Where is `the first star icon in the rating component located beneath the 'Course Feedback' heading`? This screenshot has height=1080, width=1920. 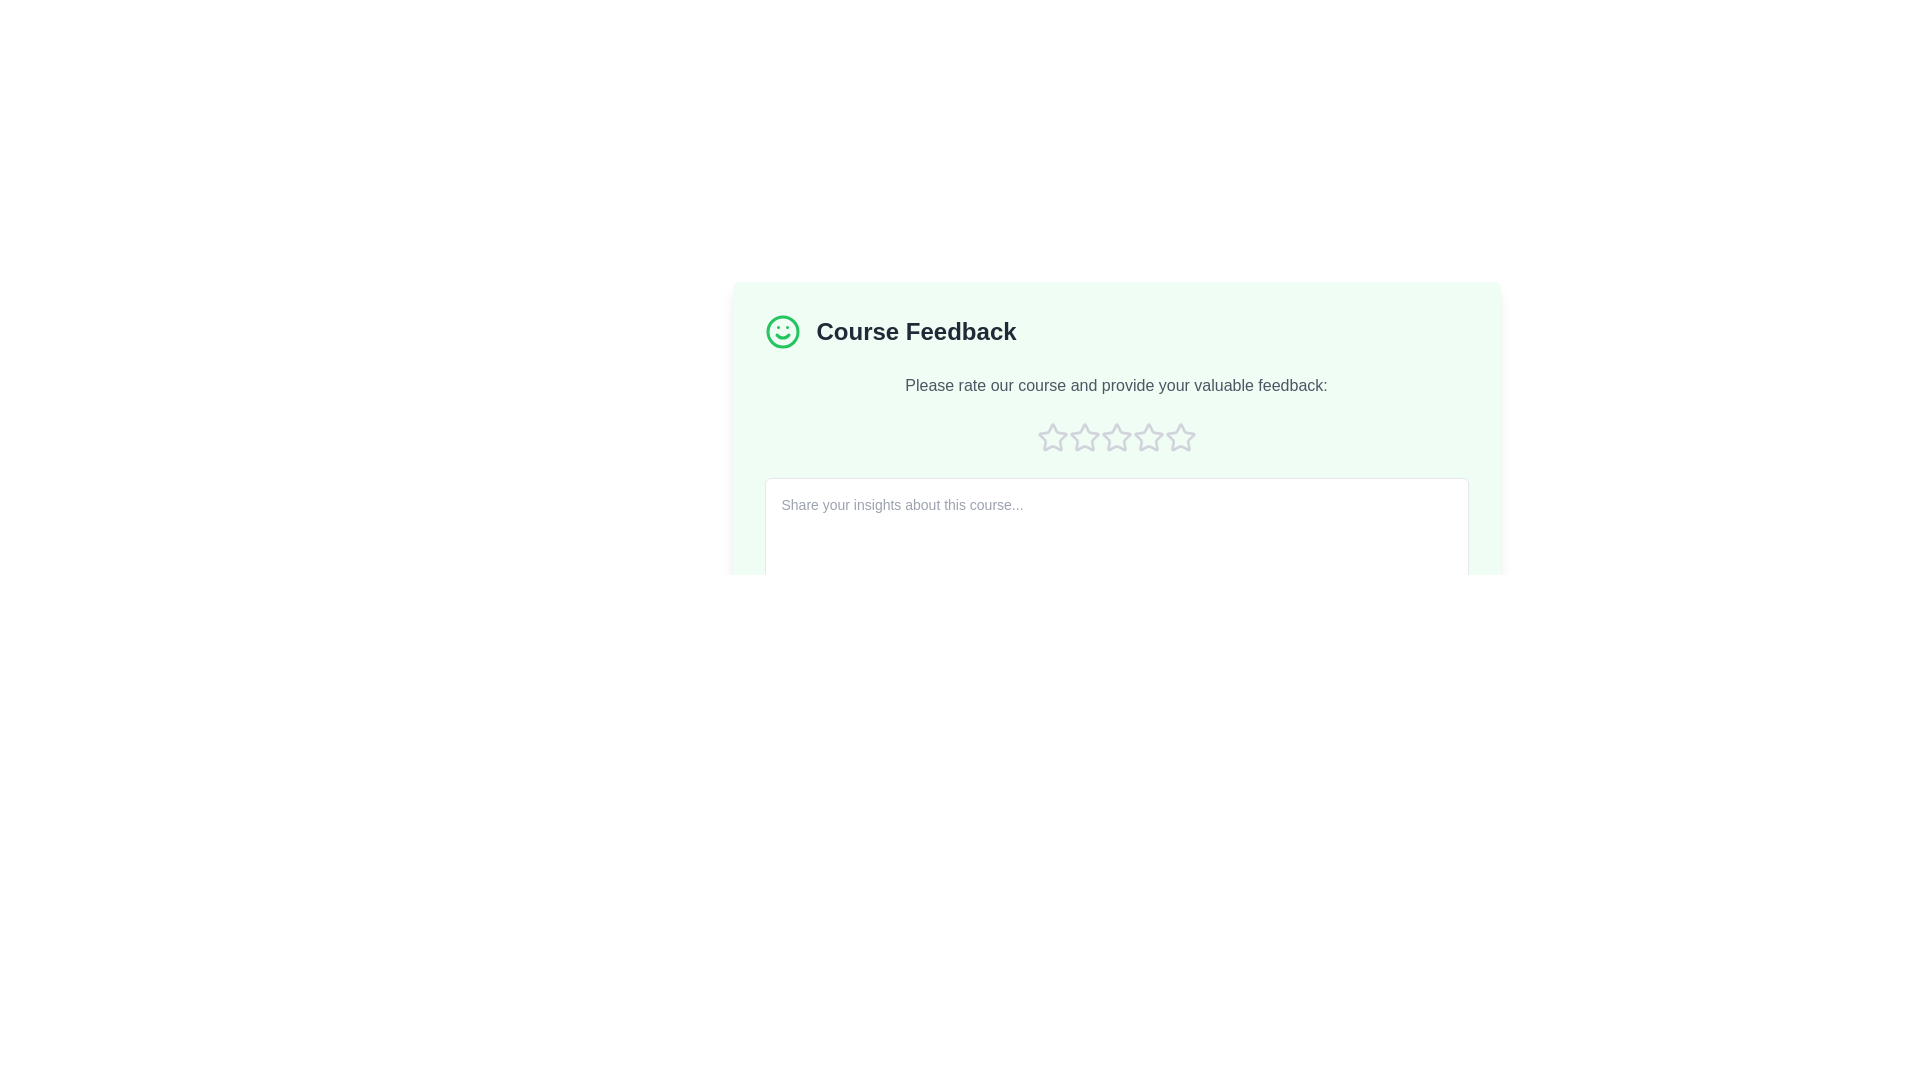 the first star icon in the rating component located beneath the 'Course Feedback' heading is located at coordinates (1050, 435).